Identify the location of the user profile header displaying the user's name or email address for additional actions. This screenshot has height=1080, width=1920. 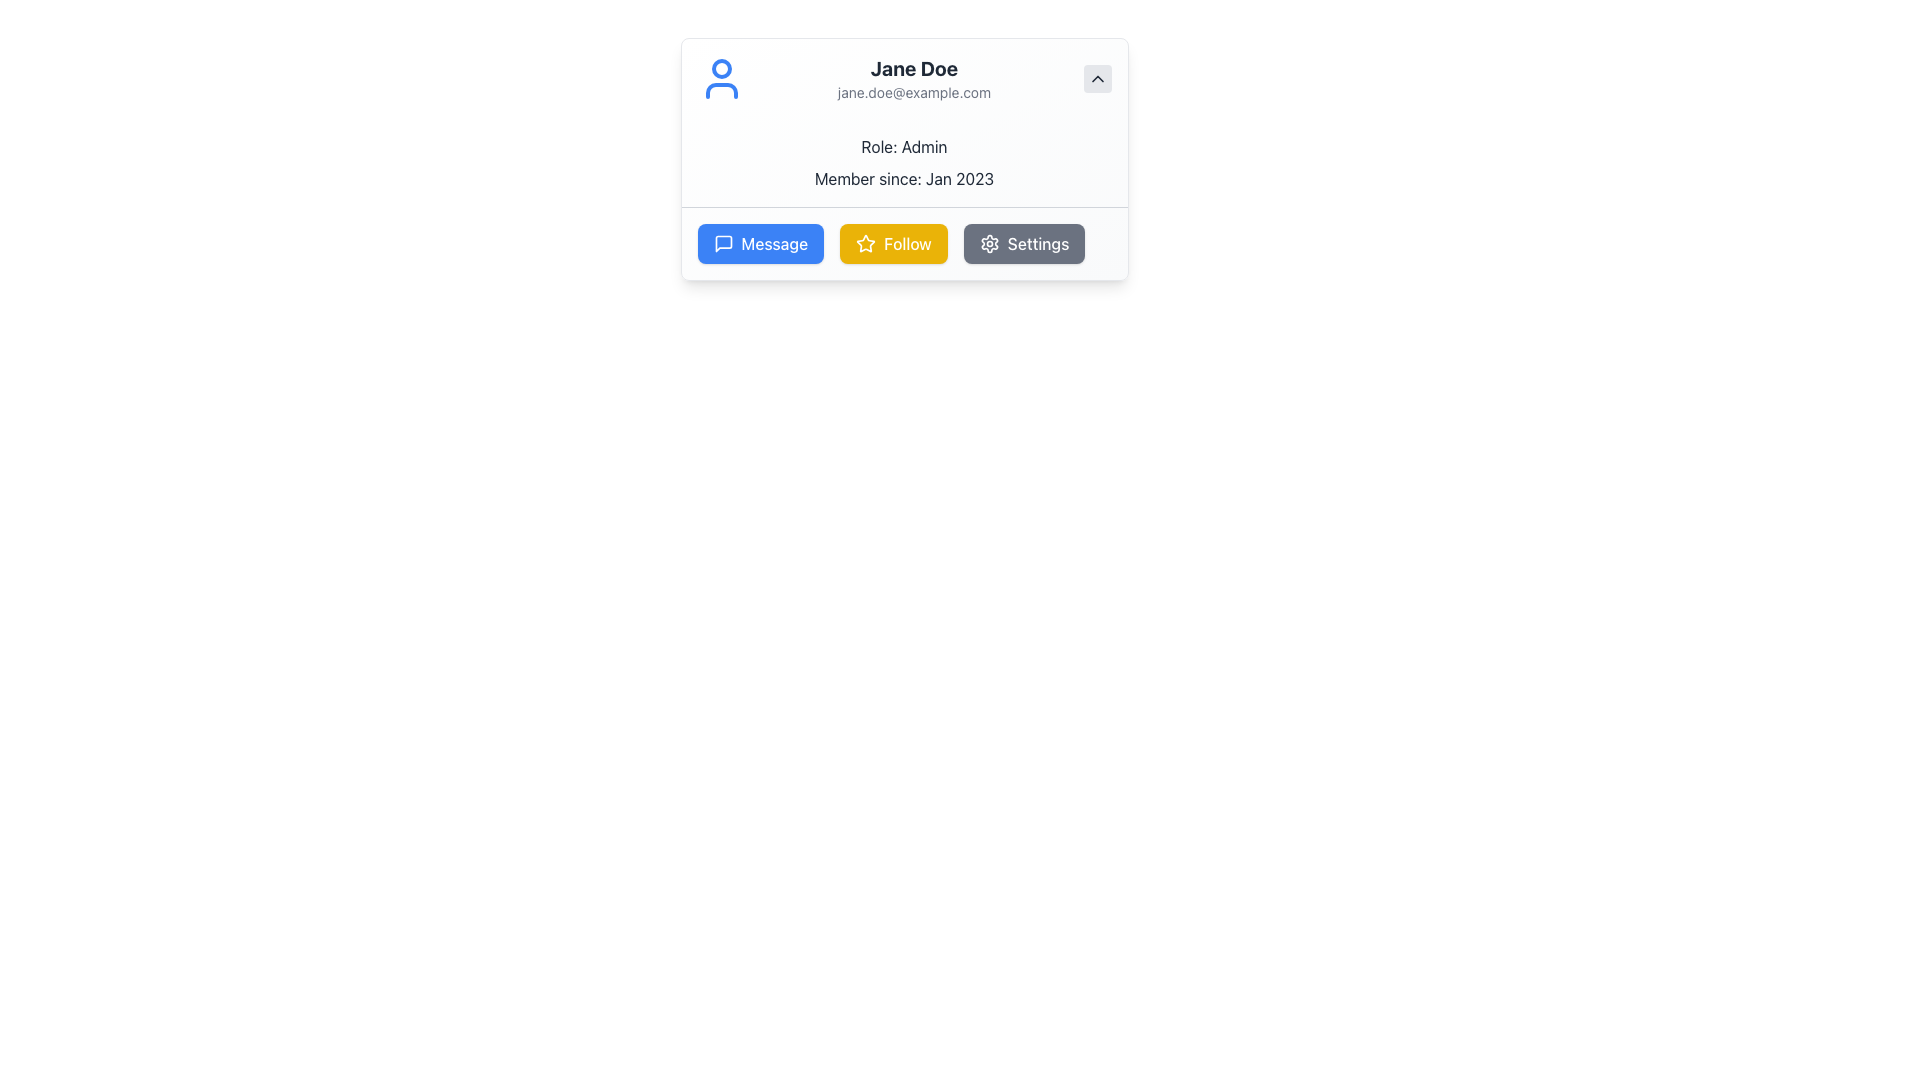
(903, 77).